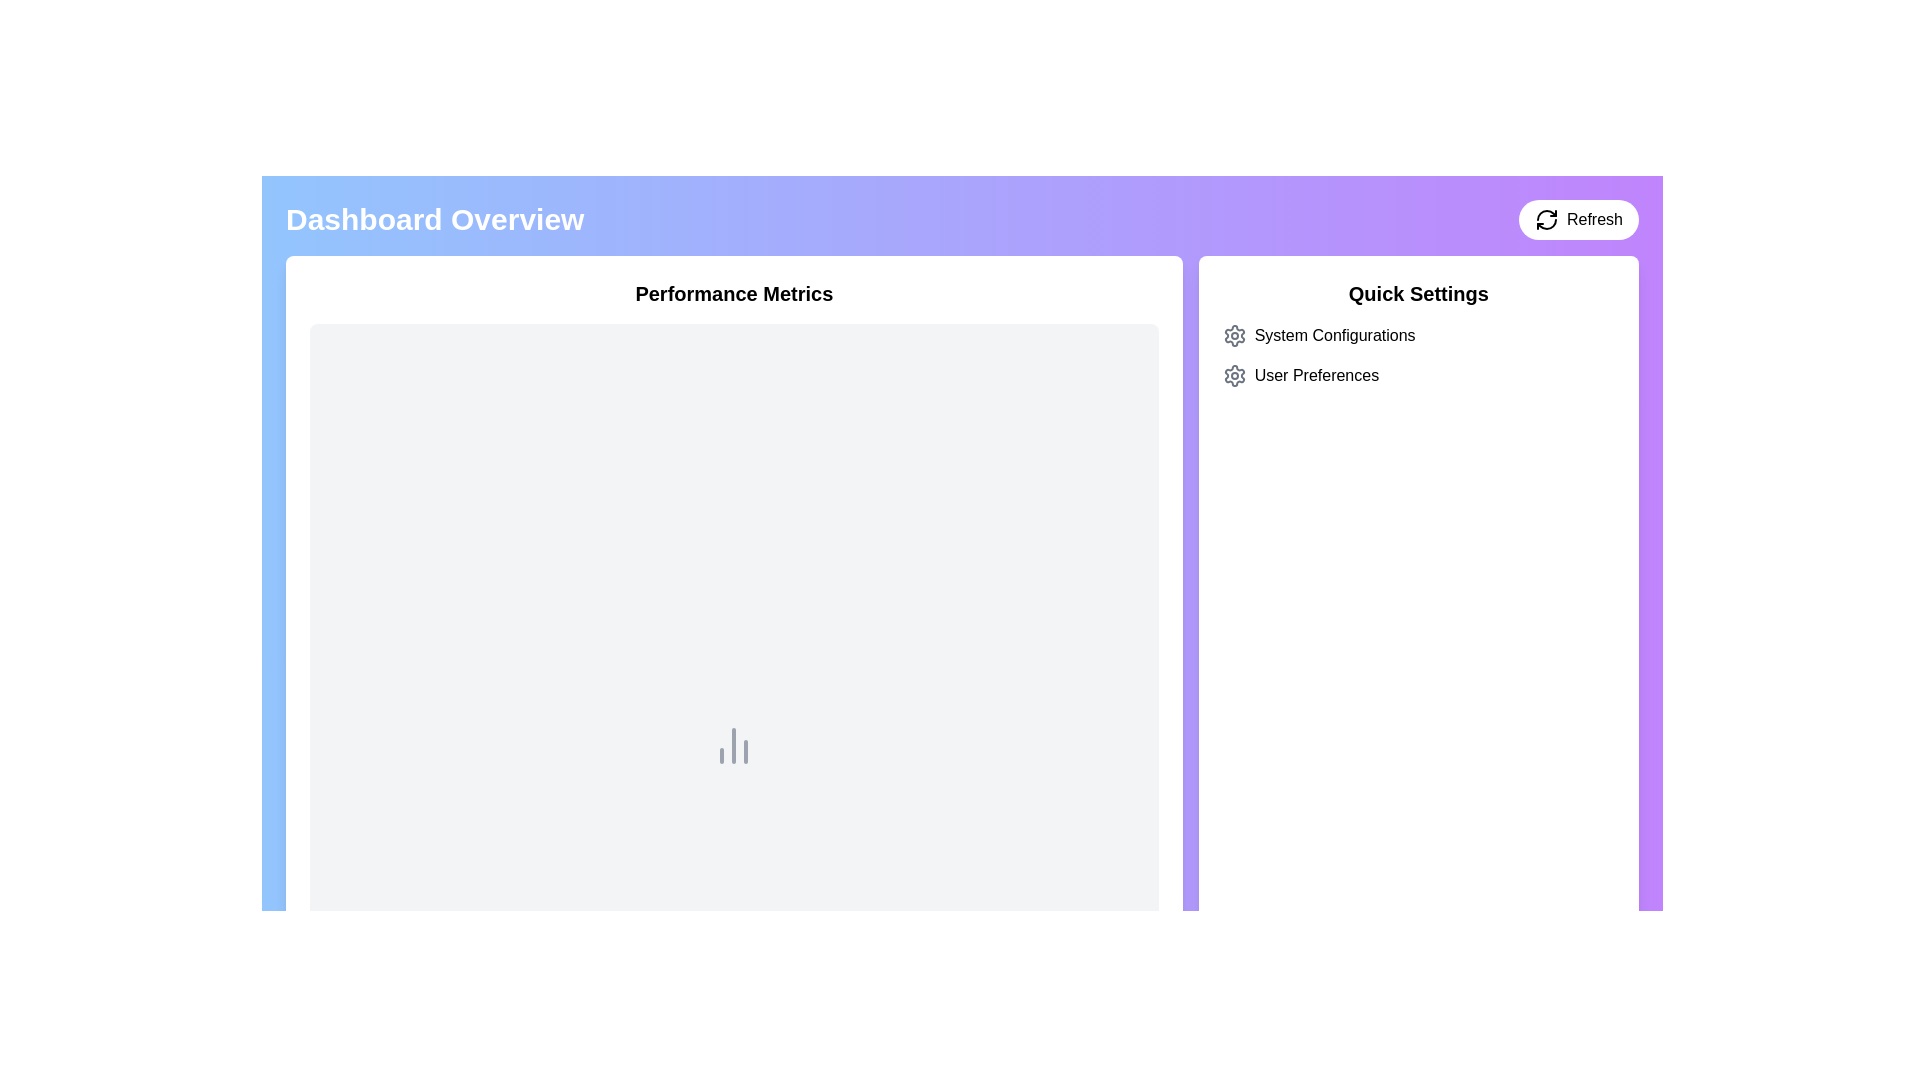 The image size is (1920, 1080). I want to click on the 'System Configurations' text label in the 'Quick Settings' section, so click(1335, 334).